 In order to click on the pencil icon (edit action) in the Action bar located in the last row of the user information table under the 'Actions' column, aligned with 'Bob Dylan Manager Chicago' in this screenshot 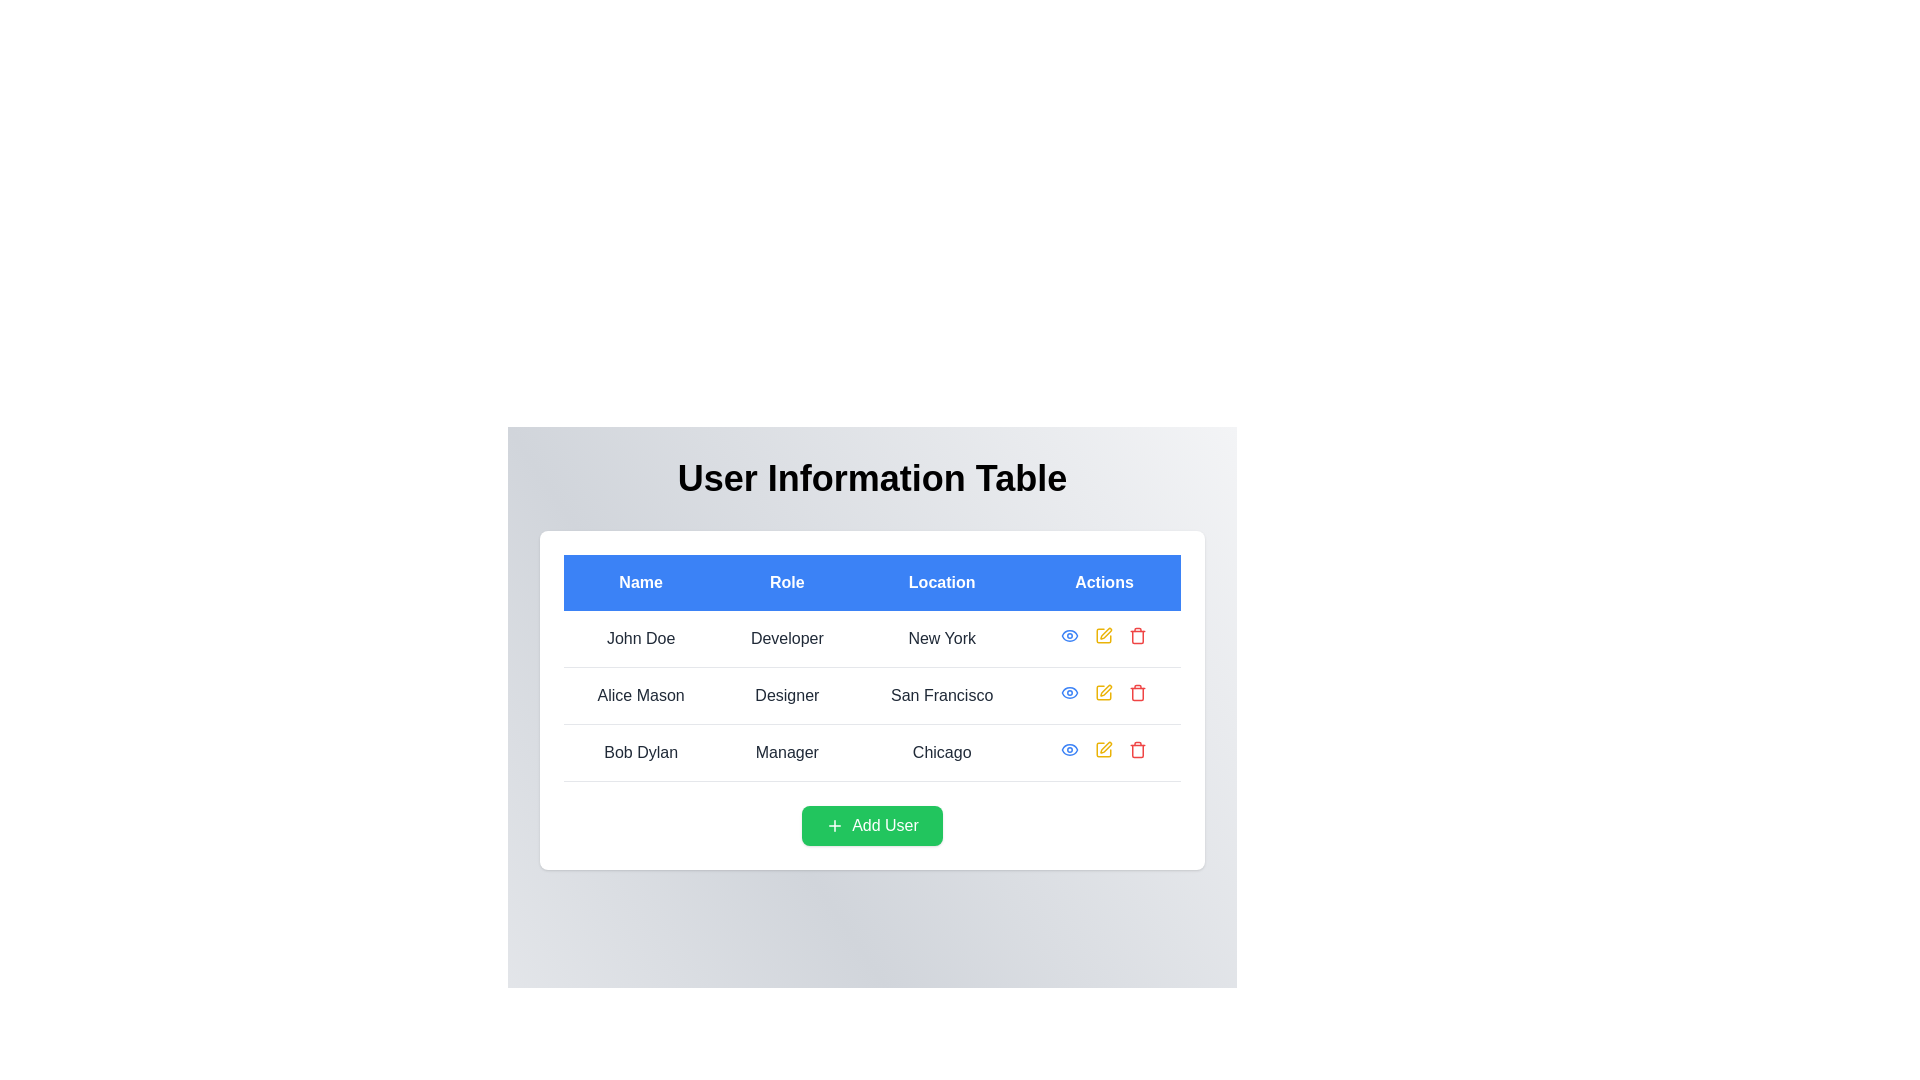, I will do `click(1103, 749)`.